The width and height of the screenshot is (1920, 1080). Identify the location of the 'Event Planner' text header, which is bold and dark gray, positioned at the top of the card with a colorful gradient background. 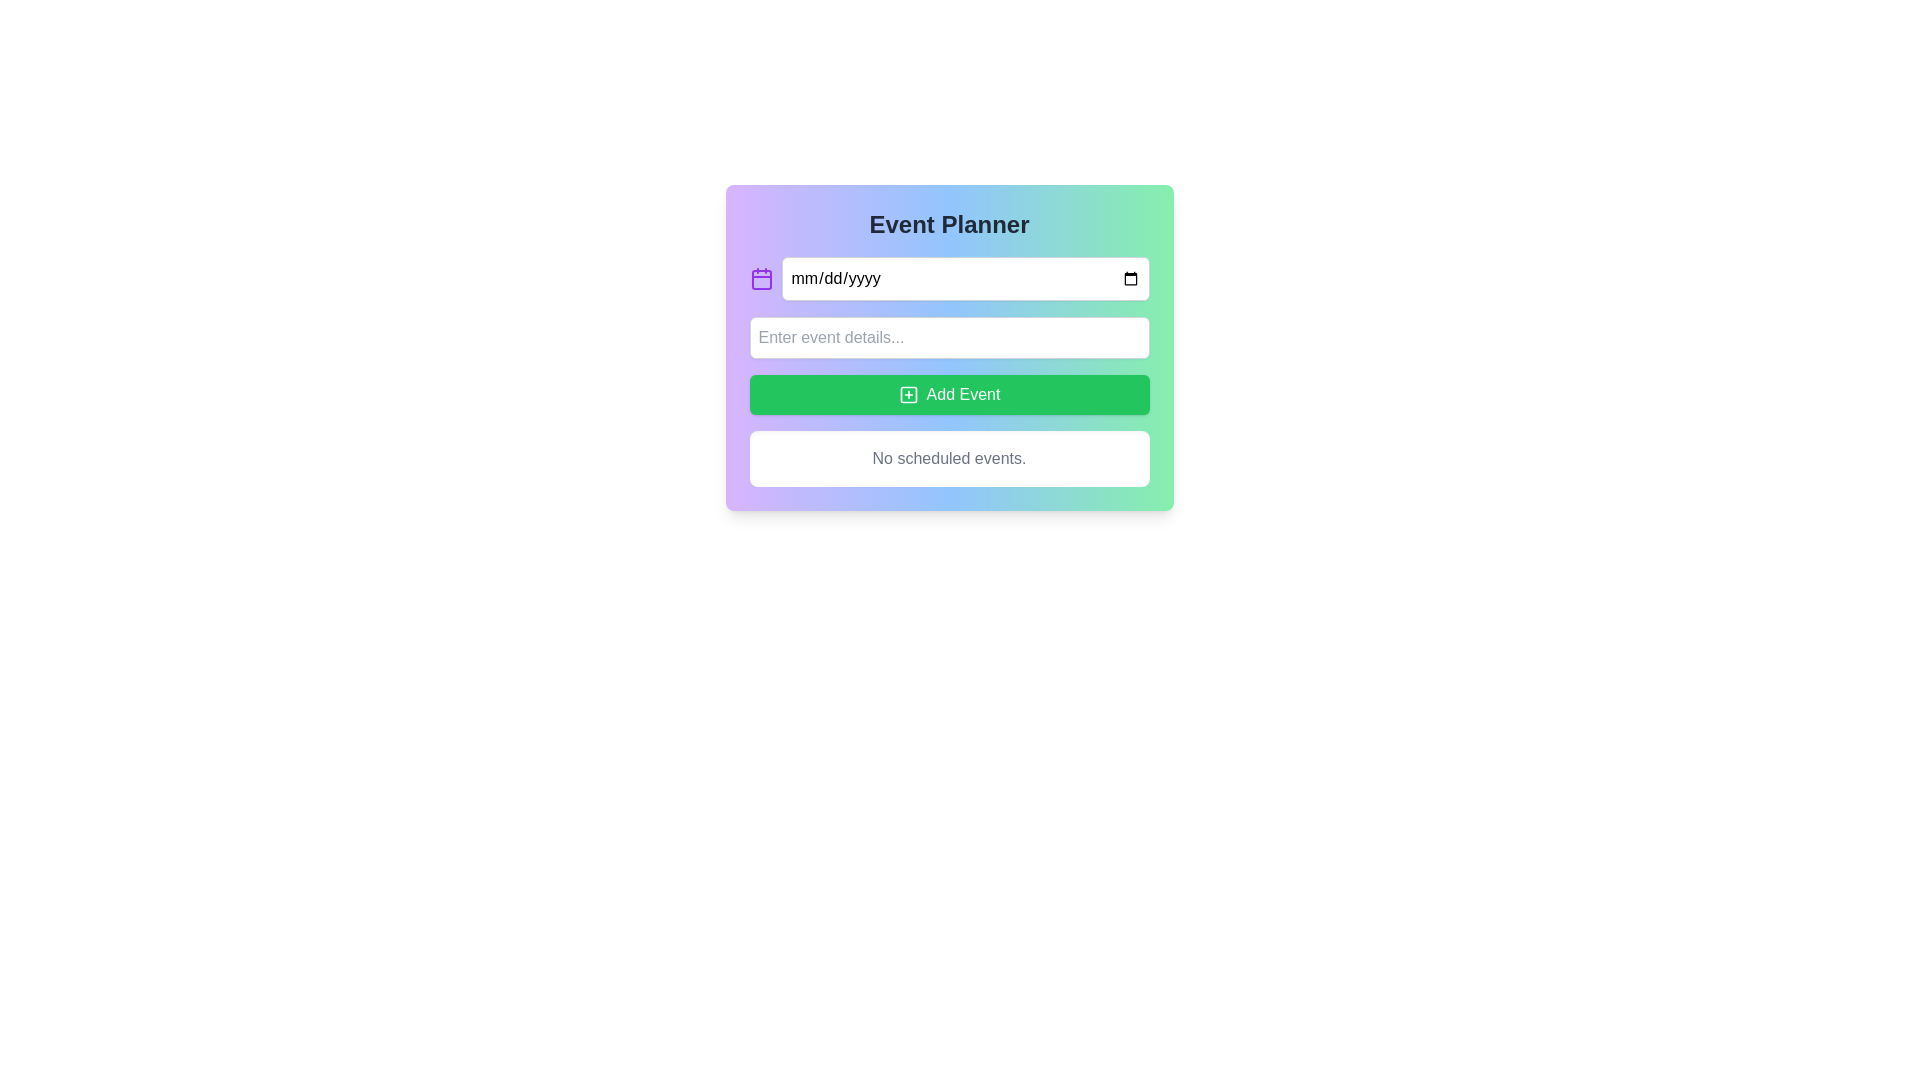
(948, 224).